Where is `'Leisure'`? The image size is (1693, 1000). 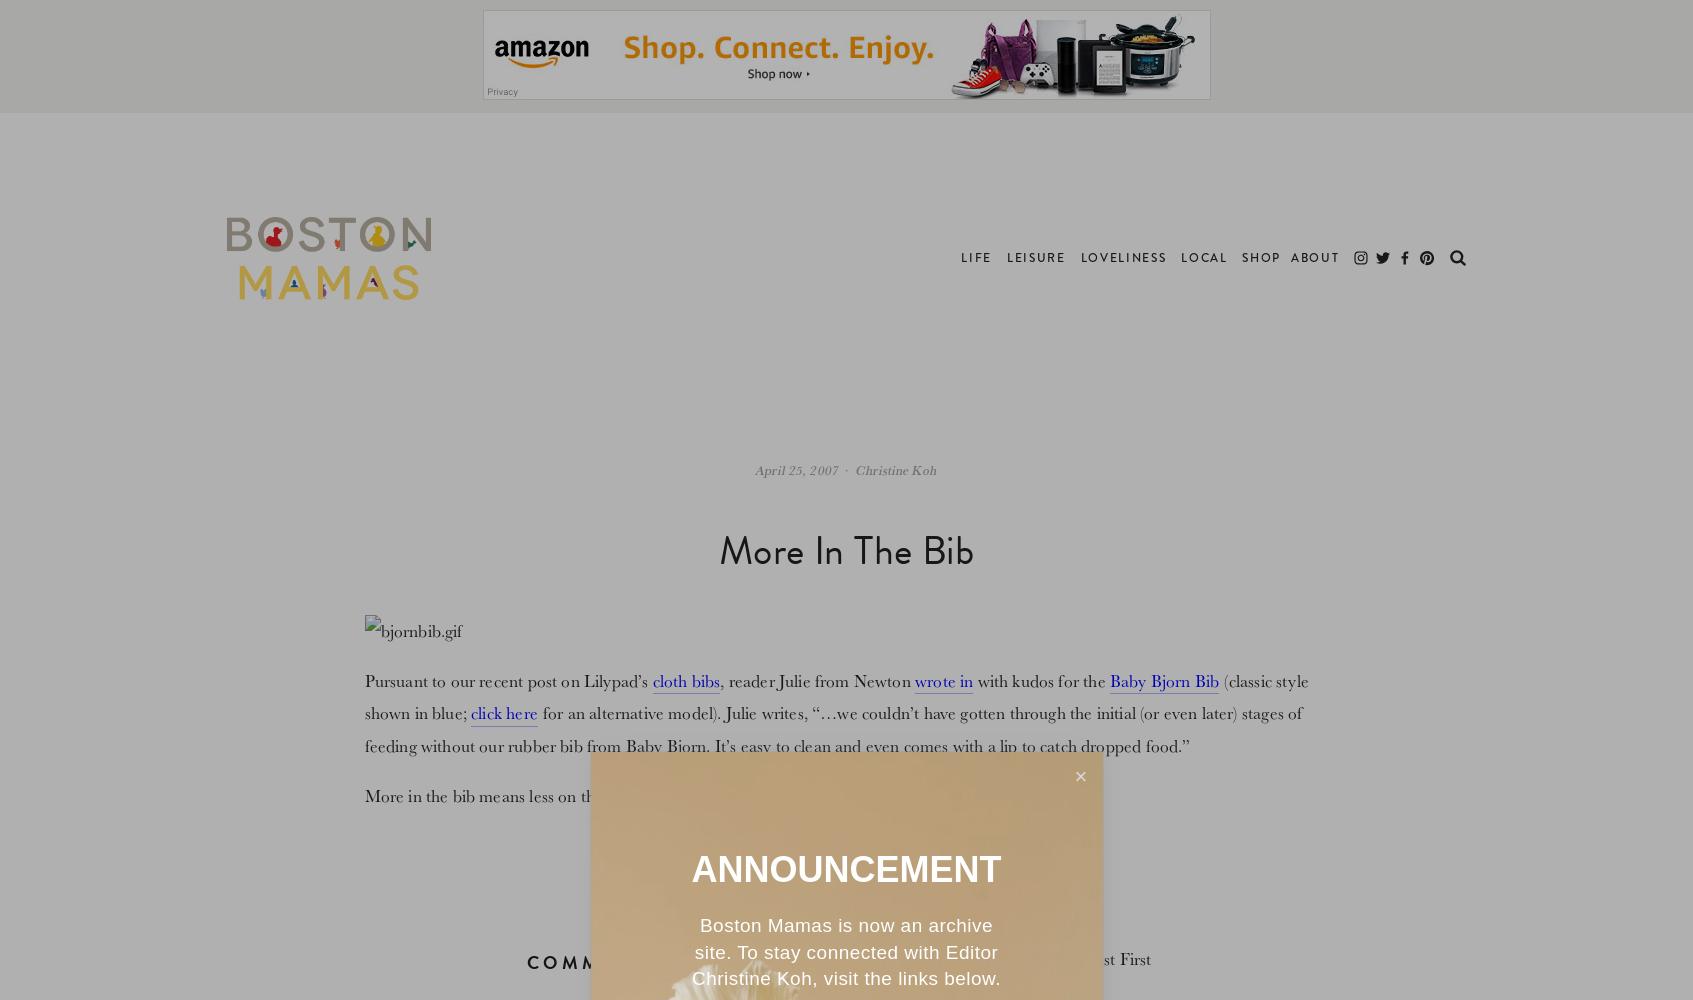
'Leisure' is located at coordinates (1005, 258).